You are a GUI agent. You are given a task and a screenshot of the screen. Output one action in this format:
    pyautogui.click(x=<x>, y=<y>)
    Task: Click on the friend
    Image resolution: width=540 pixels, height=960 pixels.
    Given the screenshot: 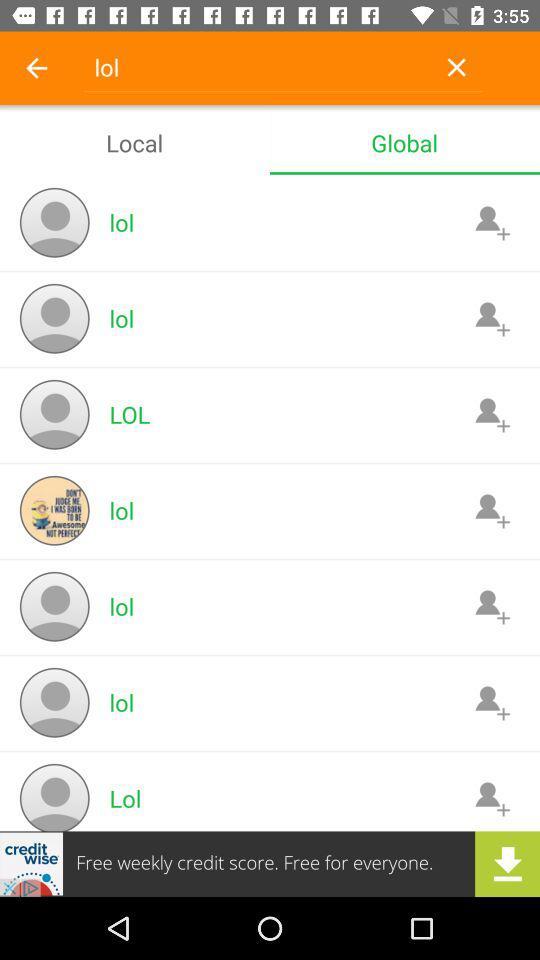 What is the action you would take?
    pyautogui.click(x=491, y=413)
    